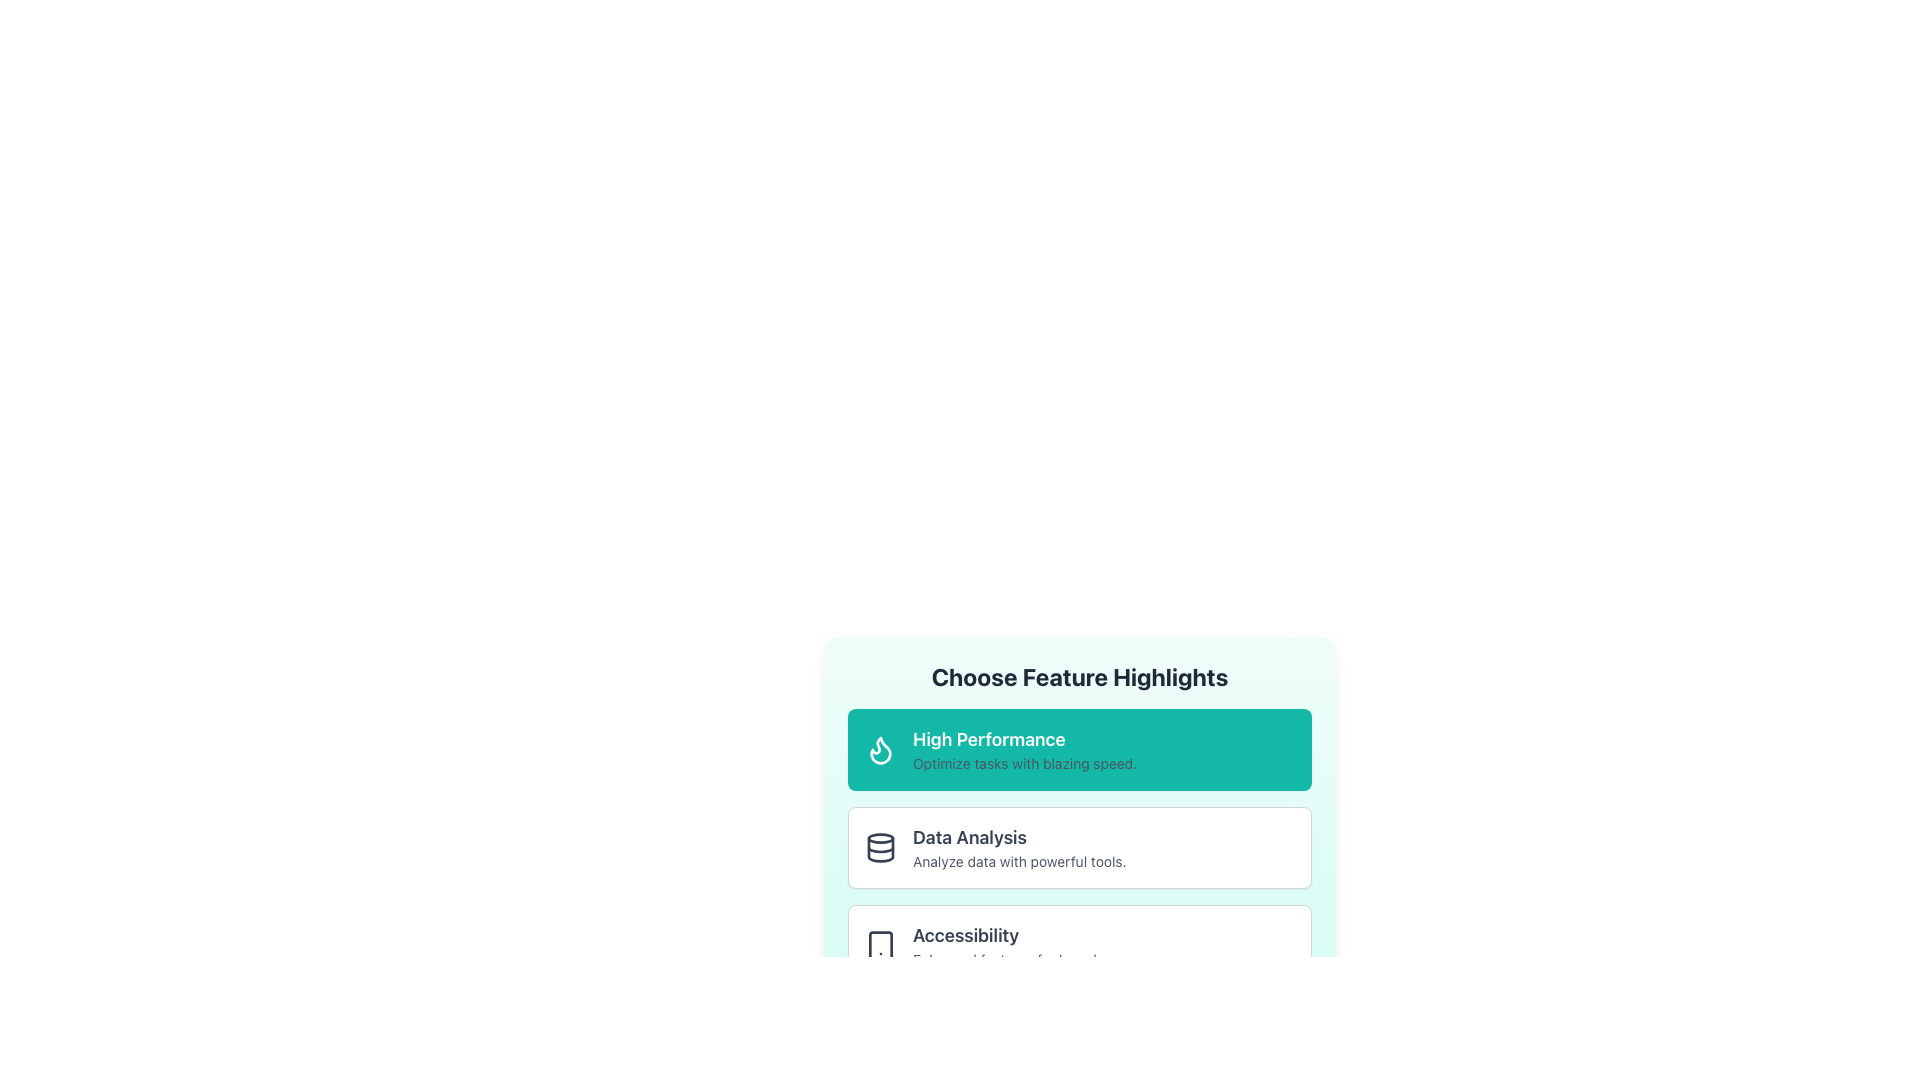 This screenshot has width=1920, height=1080. Describe the element at coordinates (1079, 945) in the screenshot. I see `keyboard navigation` at that location.